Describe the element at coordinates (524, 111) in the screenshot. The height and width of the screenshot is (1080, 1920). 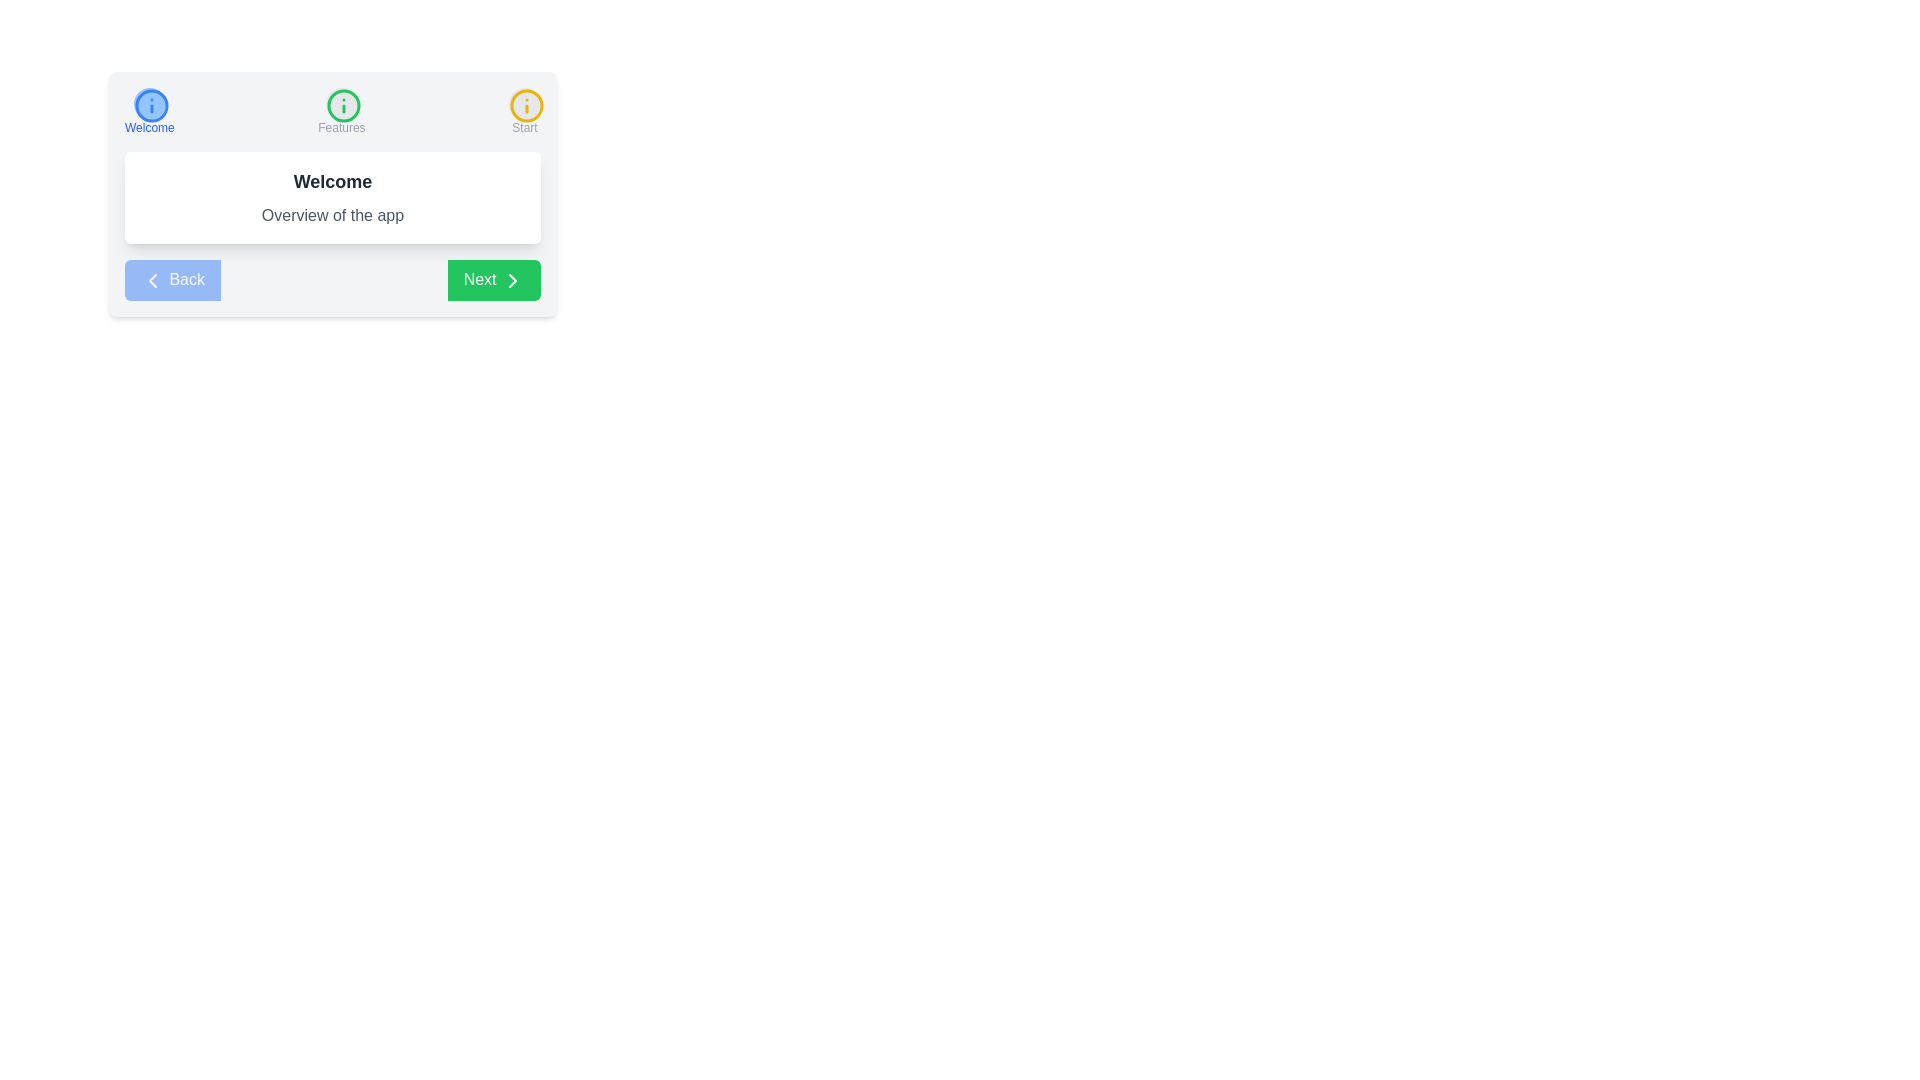
I see `the step labeled Start in the onboarding navigation` at that location.